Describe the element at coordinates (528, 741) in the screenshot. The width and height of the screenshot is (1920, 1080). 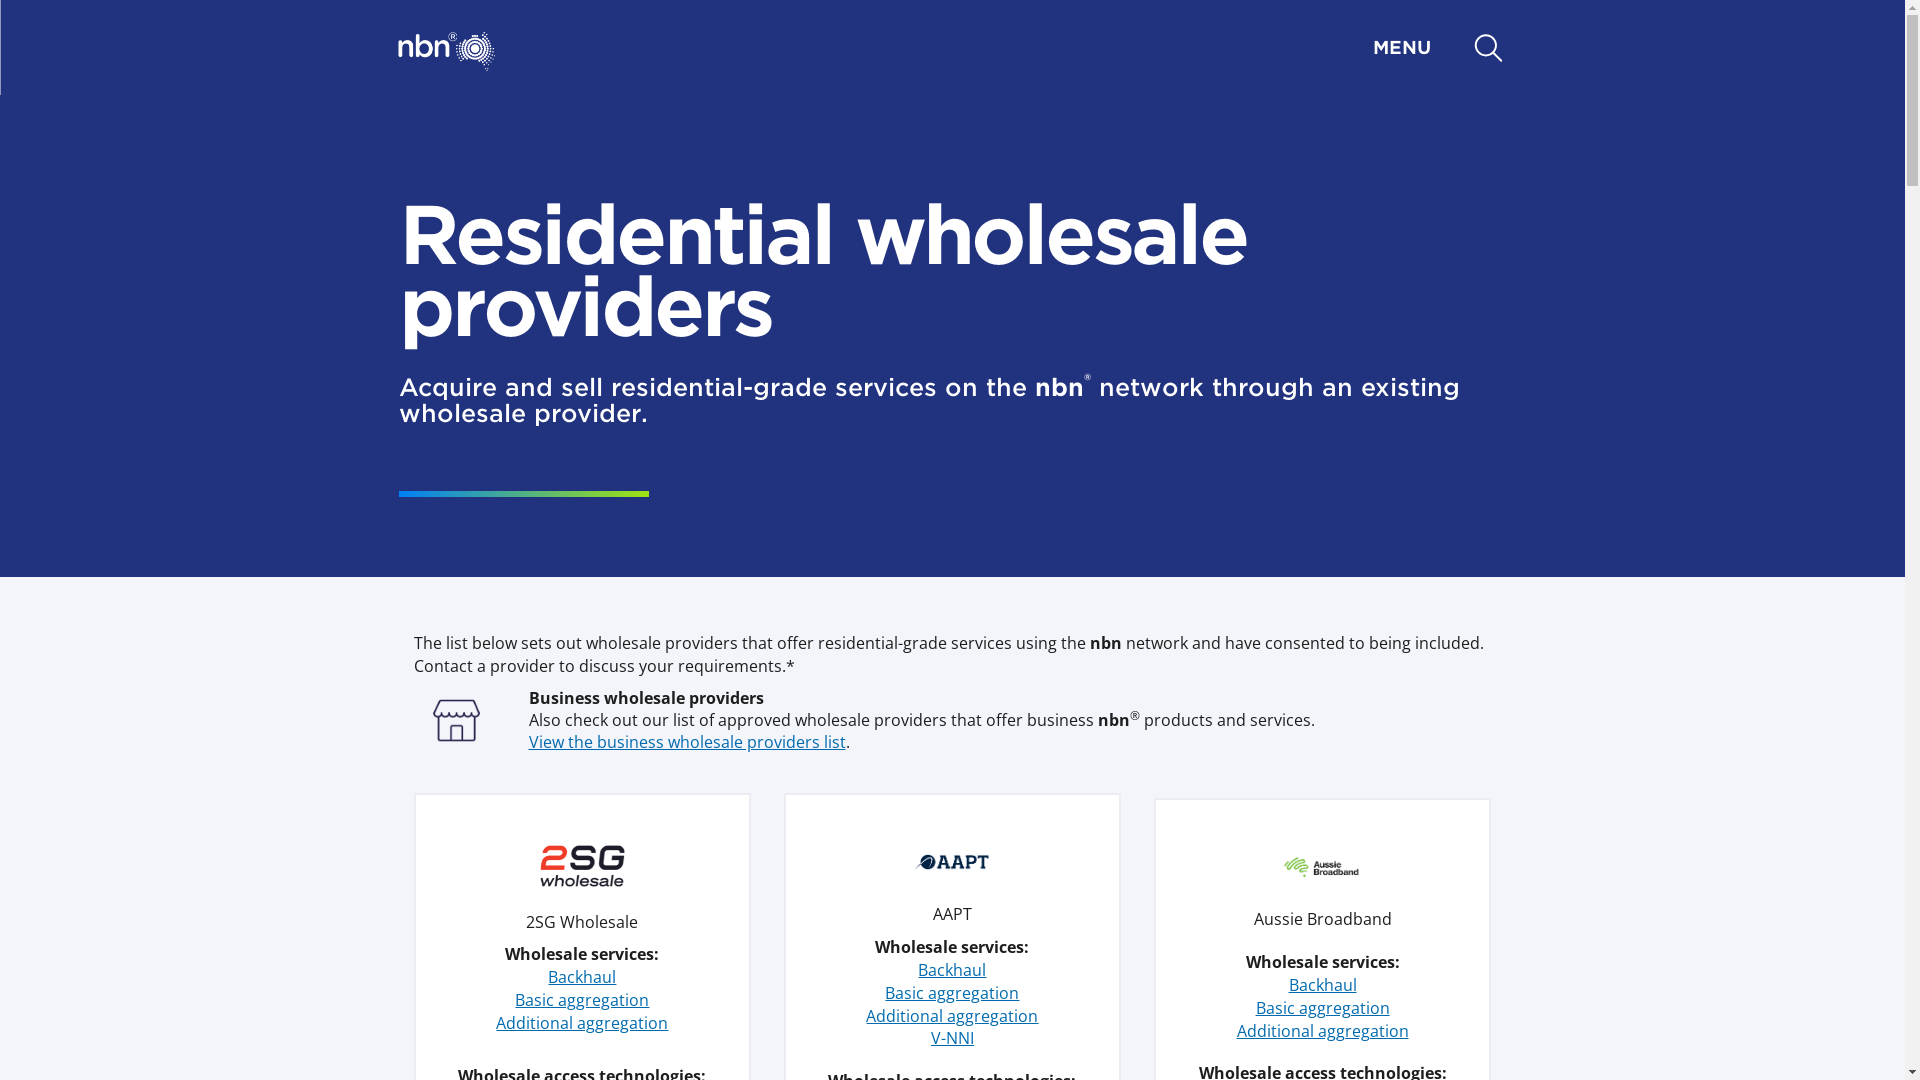
I see `'View the business wholesale providers list'` at that location.